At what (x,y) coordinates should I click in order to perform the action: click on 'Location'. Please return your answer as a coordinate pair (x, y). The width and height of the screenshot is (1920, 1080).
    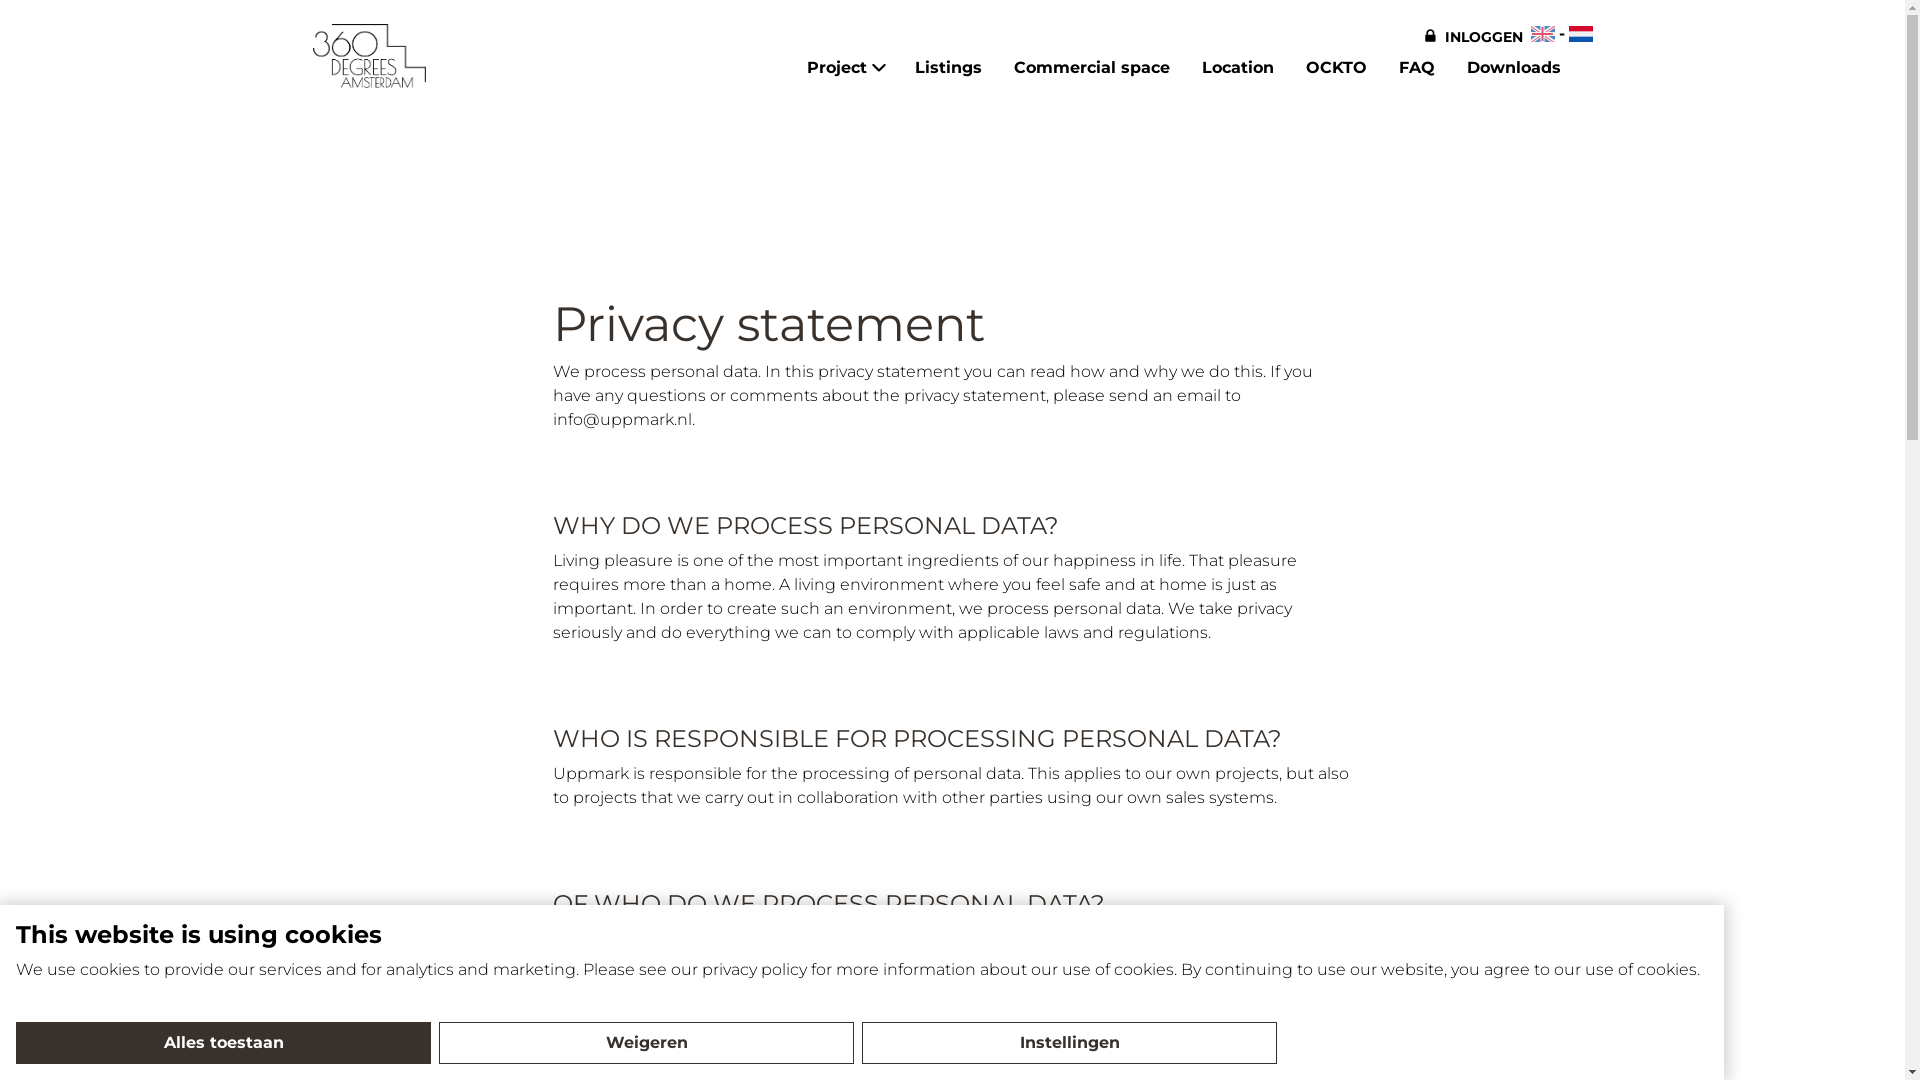
    Looking at the image, I should click on (1200, 66).